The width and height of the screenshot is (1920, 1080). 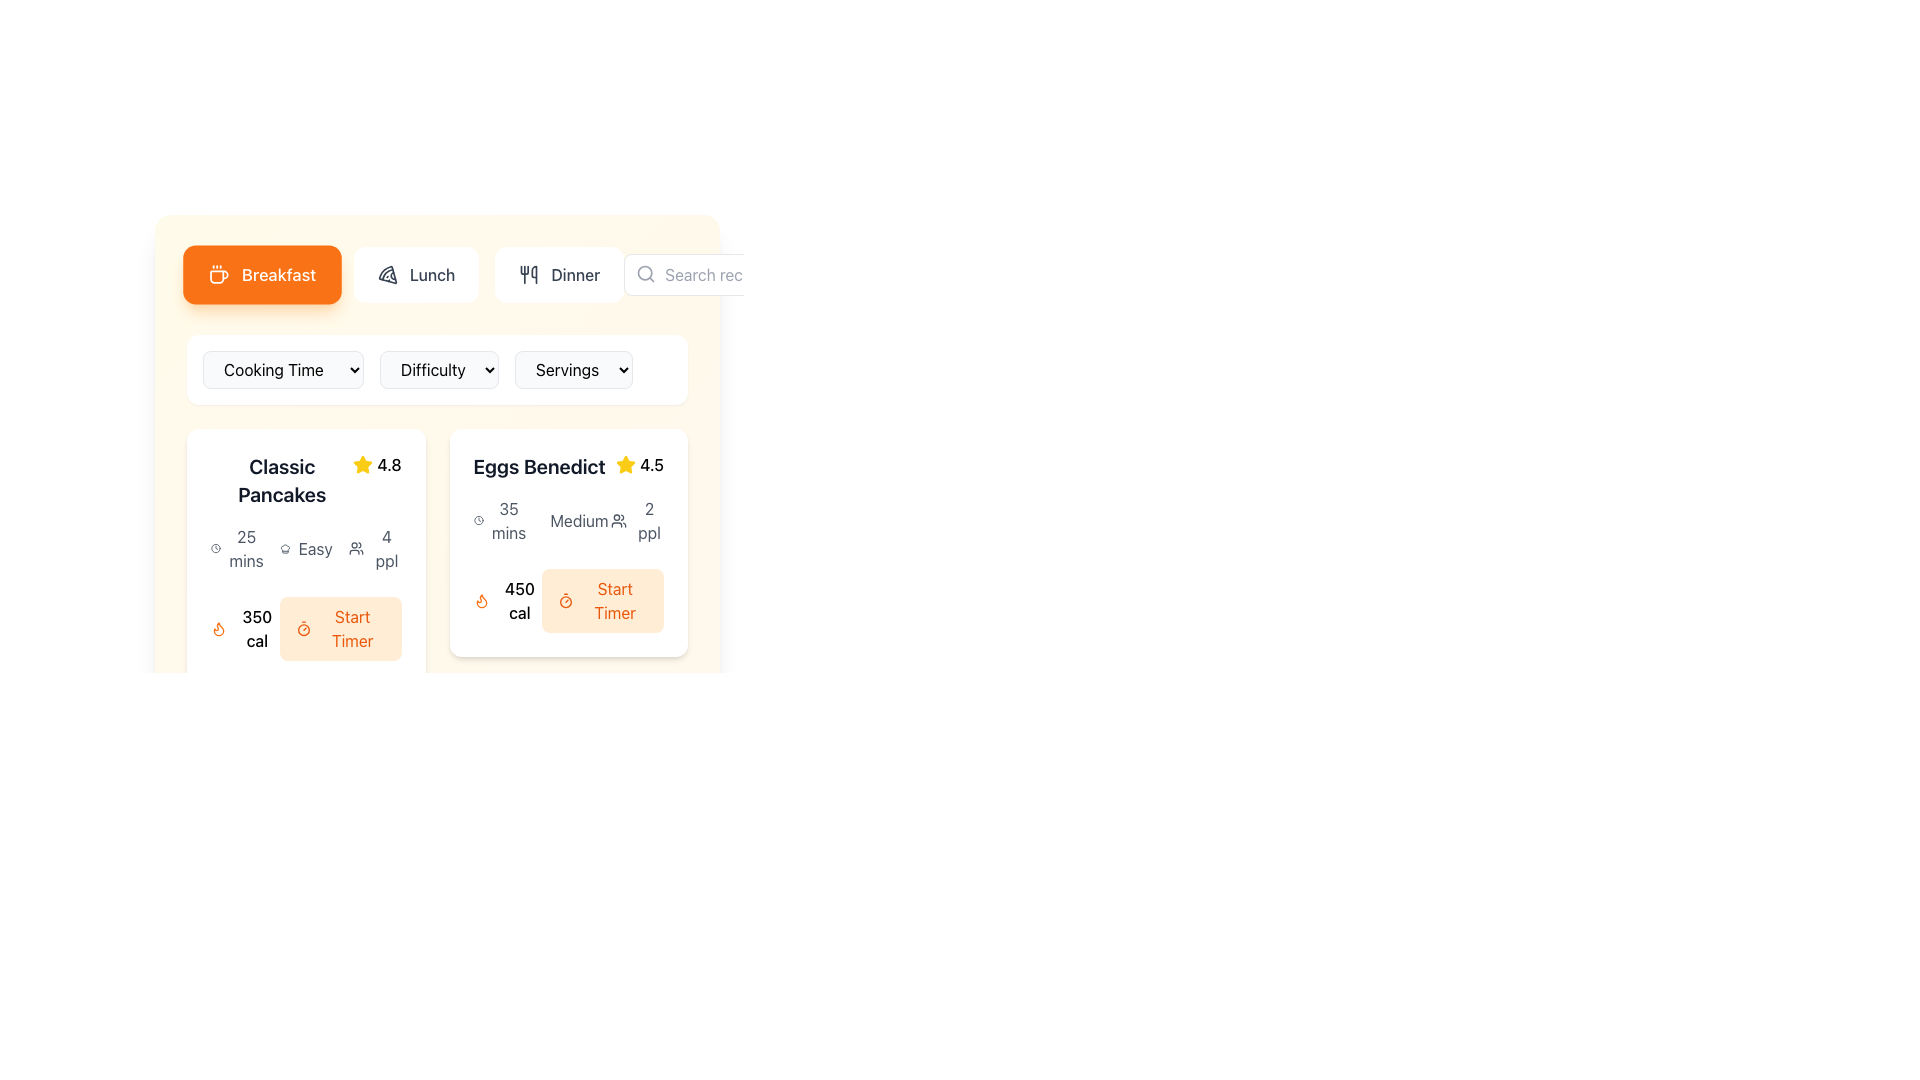 I want to click on caloric information displayed in the label '450 cal' located in the composite UI component under the 'Eggs Benedict' section, which includes a flame icon and a 'Start Timer' button, so click(x=567, y=600).